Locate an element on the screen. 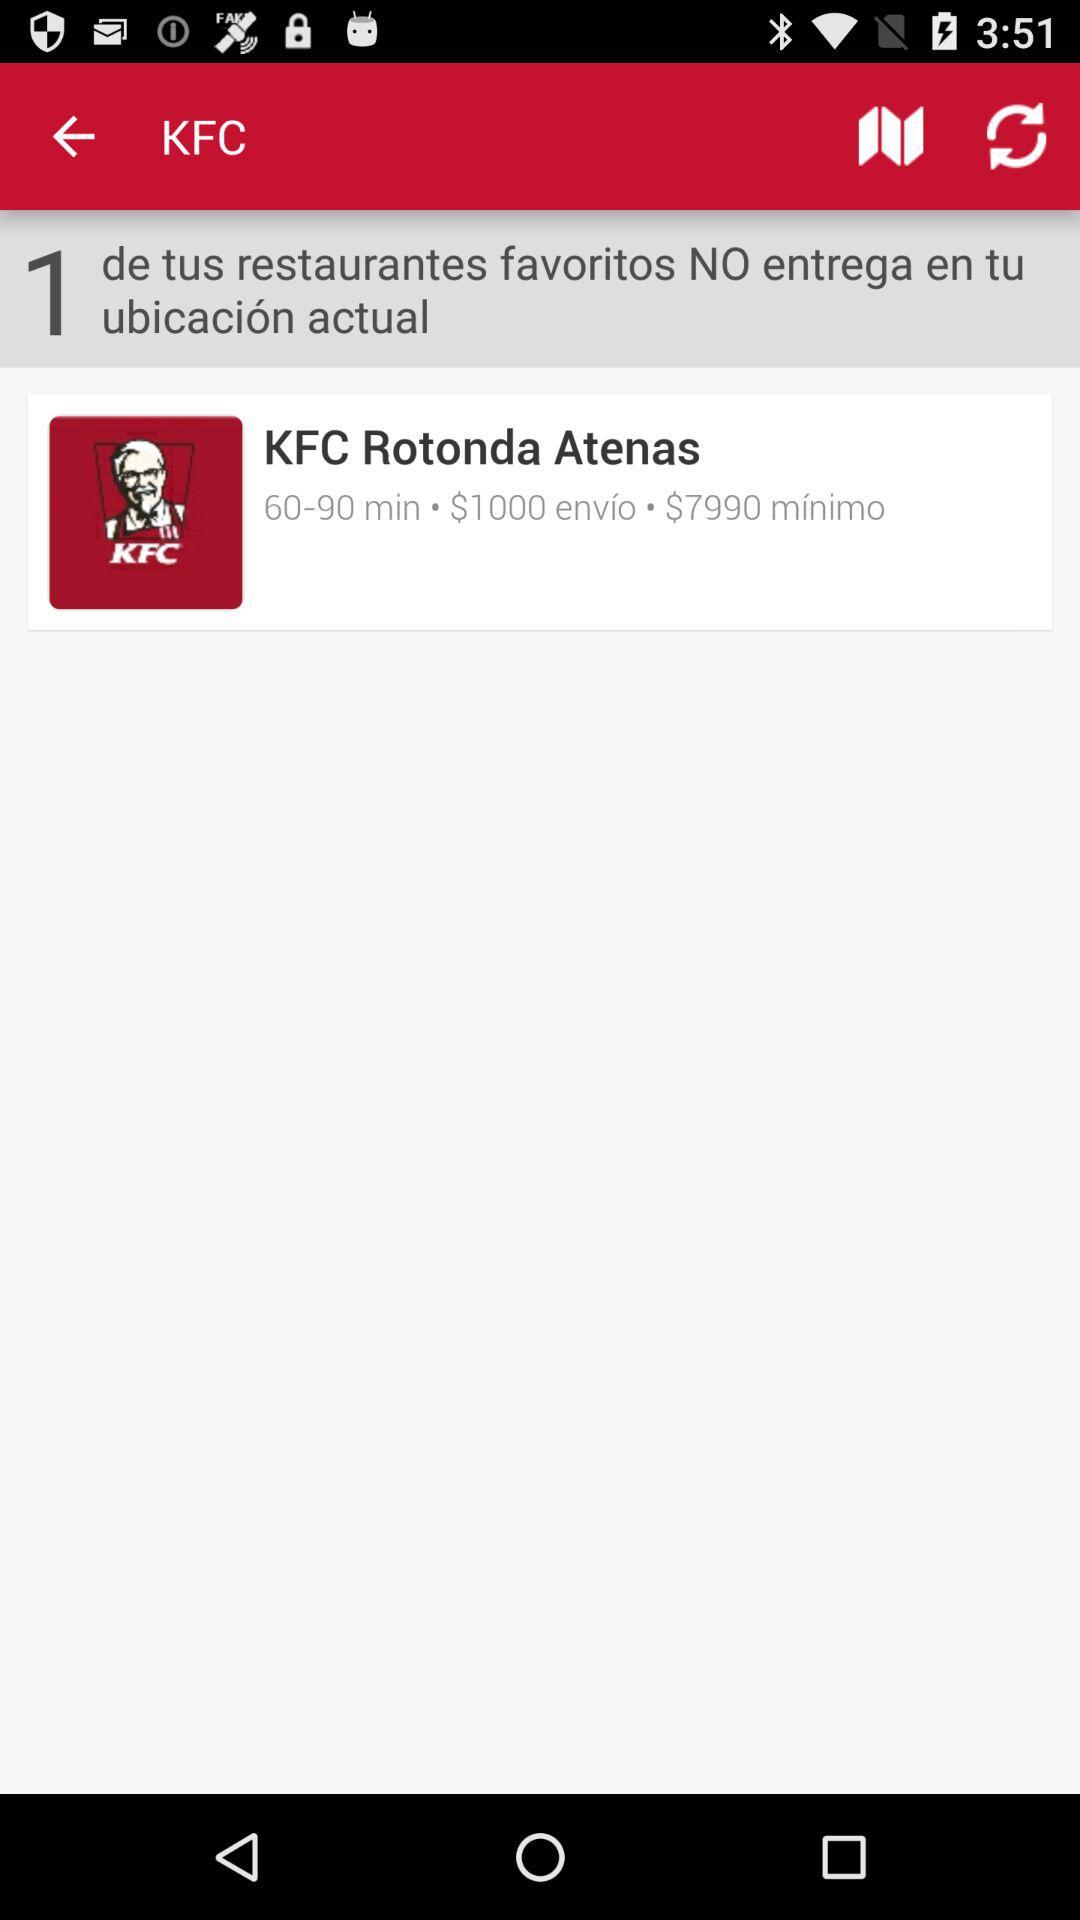  icon to the right of kfc is located at coordinates (890, 135).